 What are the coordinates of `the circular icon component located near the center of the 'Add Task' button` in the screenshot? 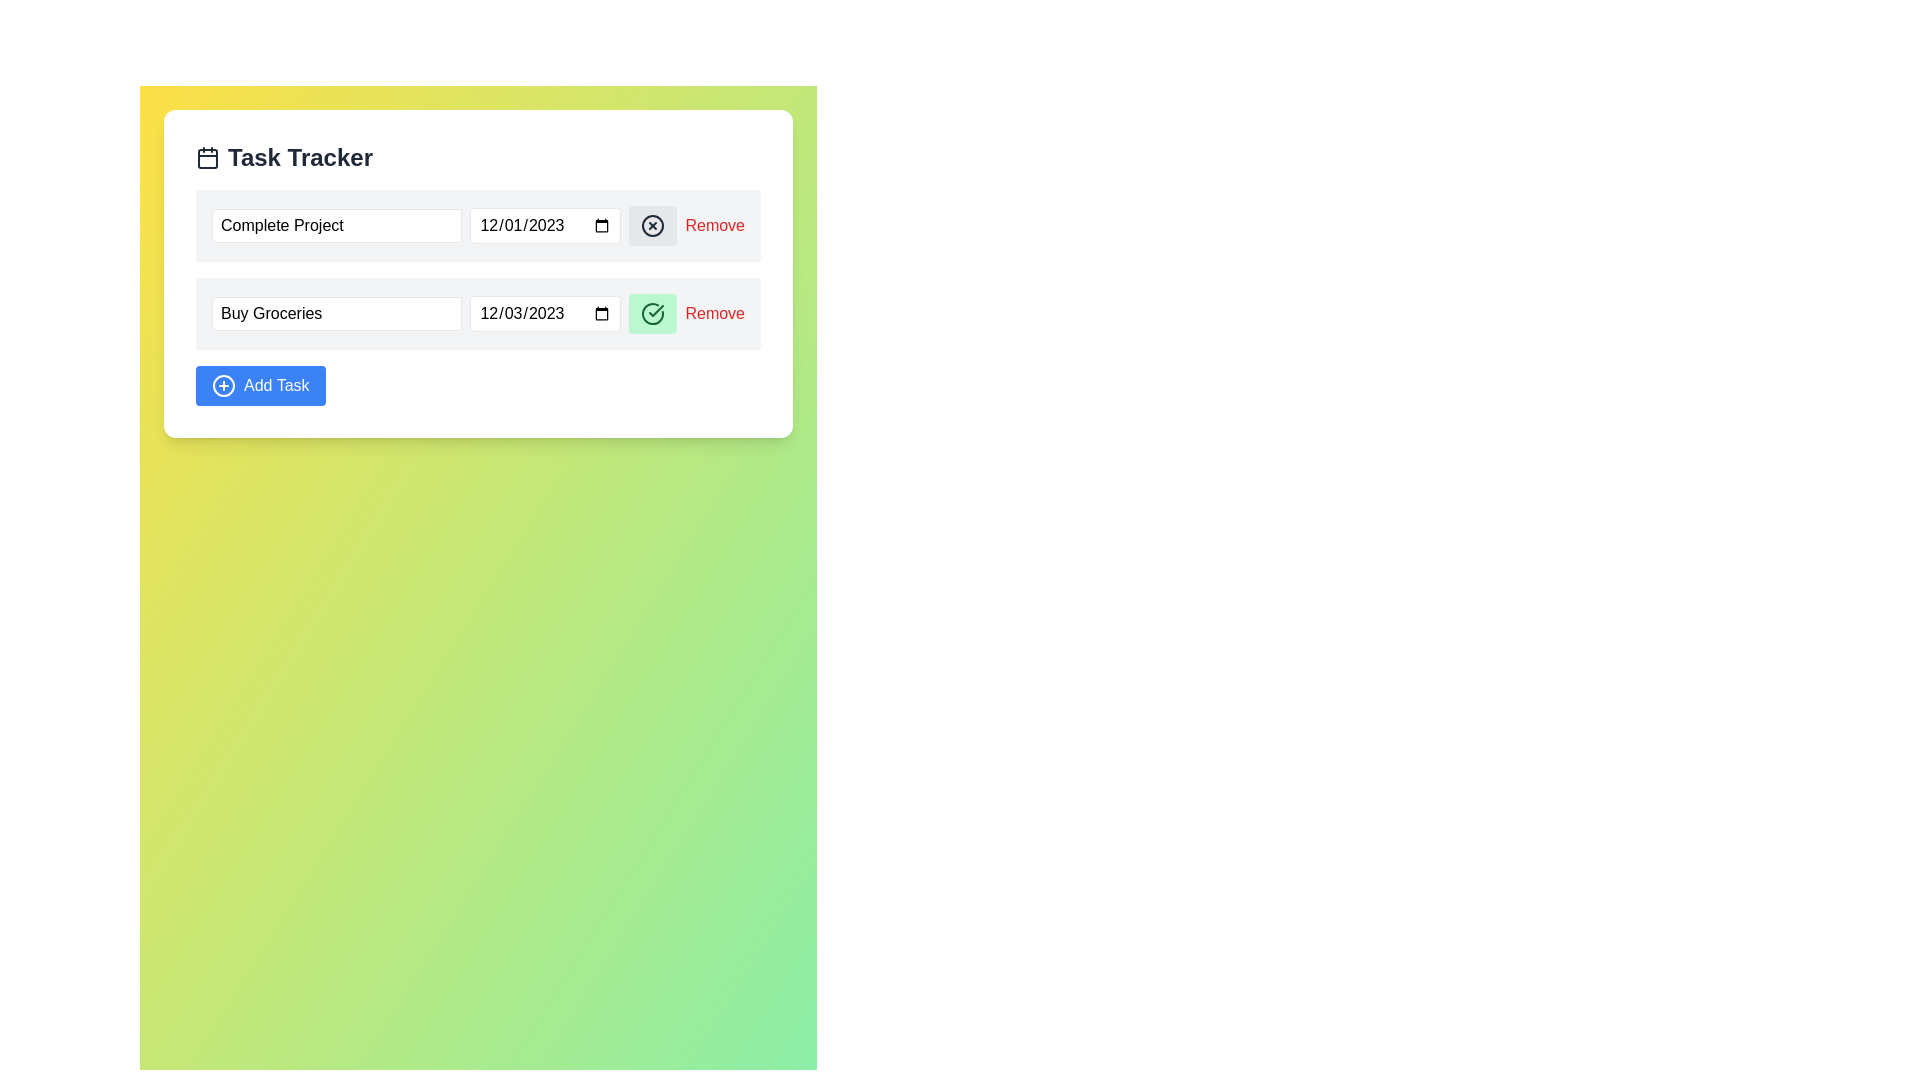 It's located at (224, 385).